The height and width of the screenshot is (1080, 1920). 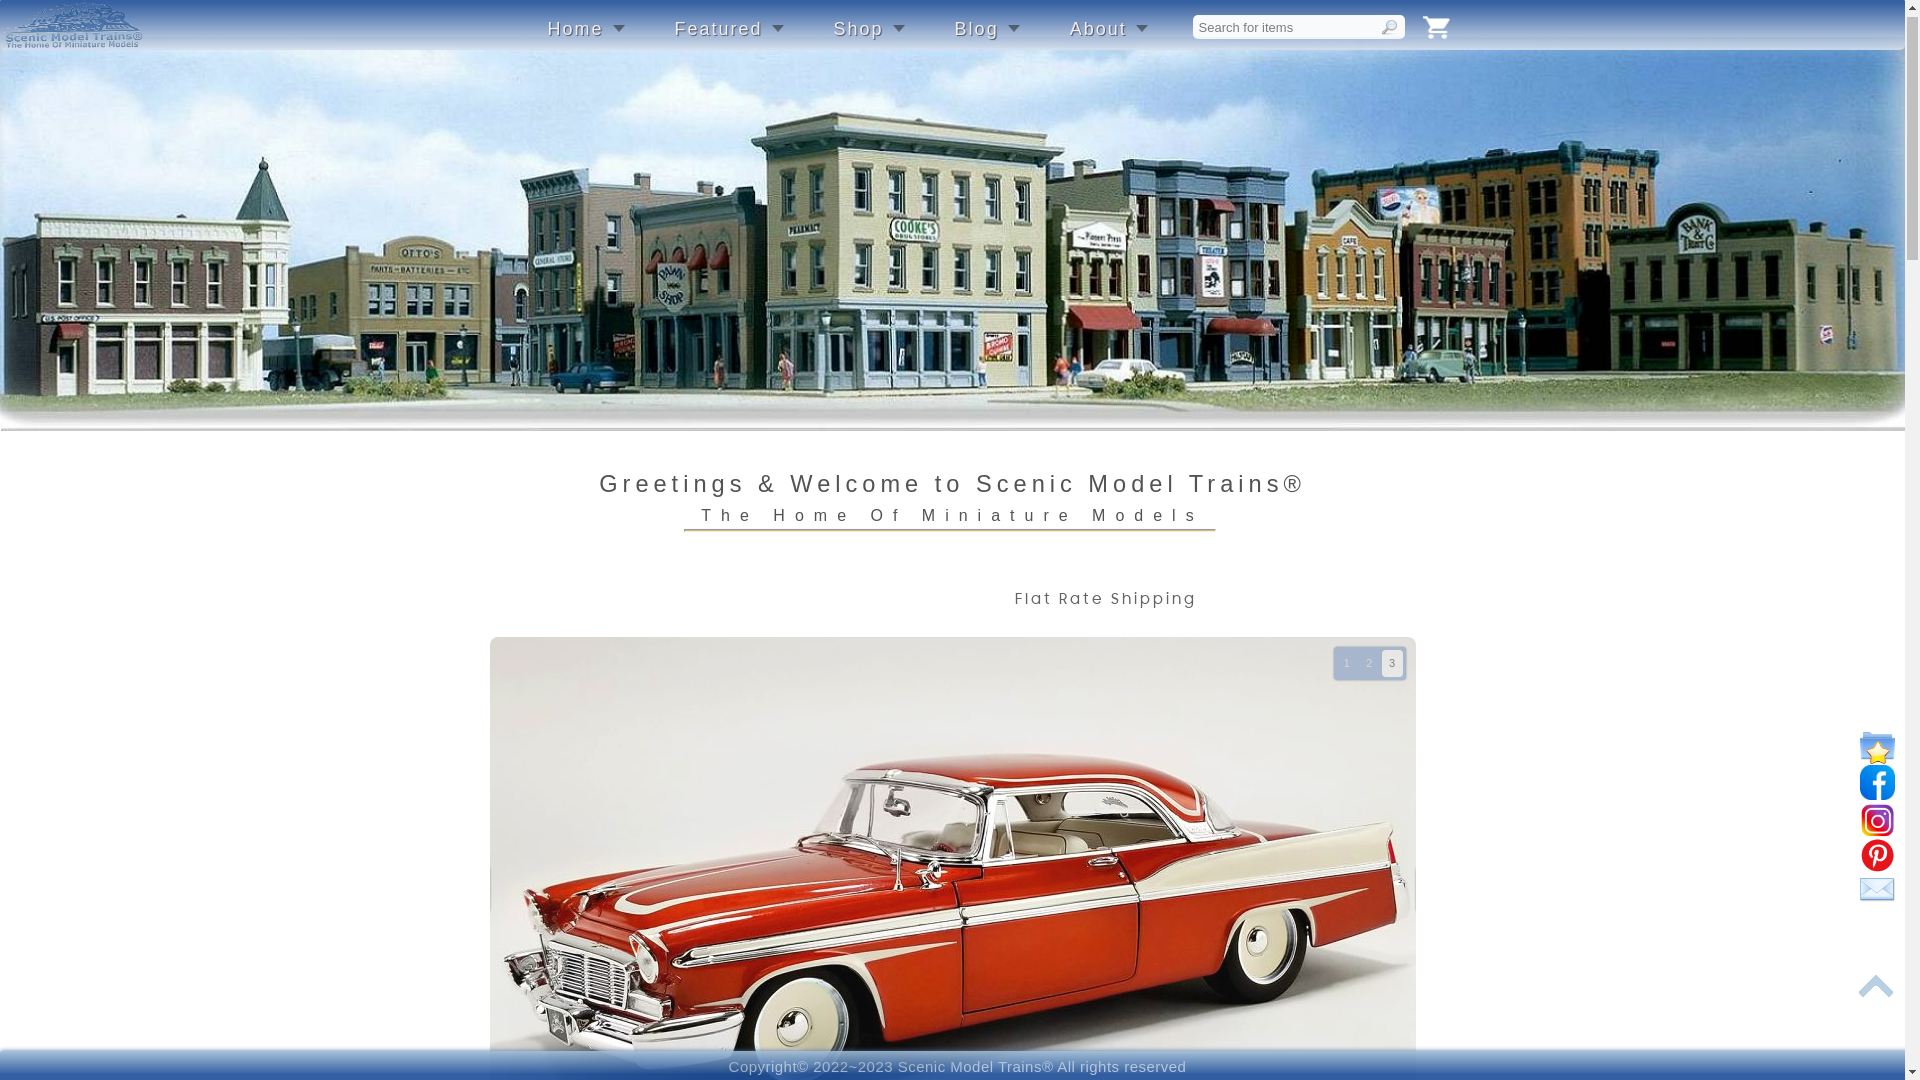 What do you see at coordinates (834, 39) in the screenshot?
I see `'Shop'` at bounding box center [834, 39].